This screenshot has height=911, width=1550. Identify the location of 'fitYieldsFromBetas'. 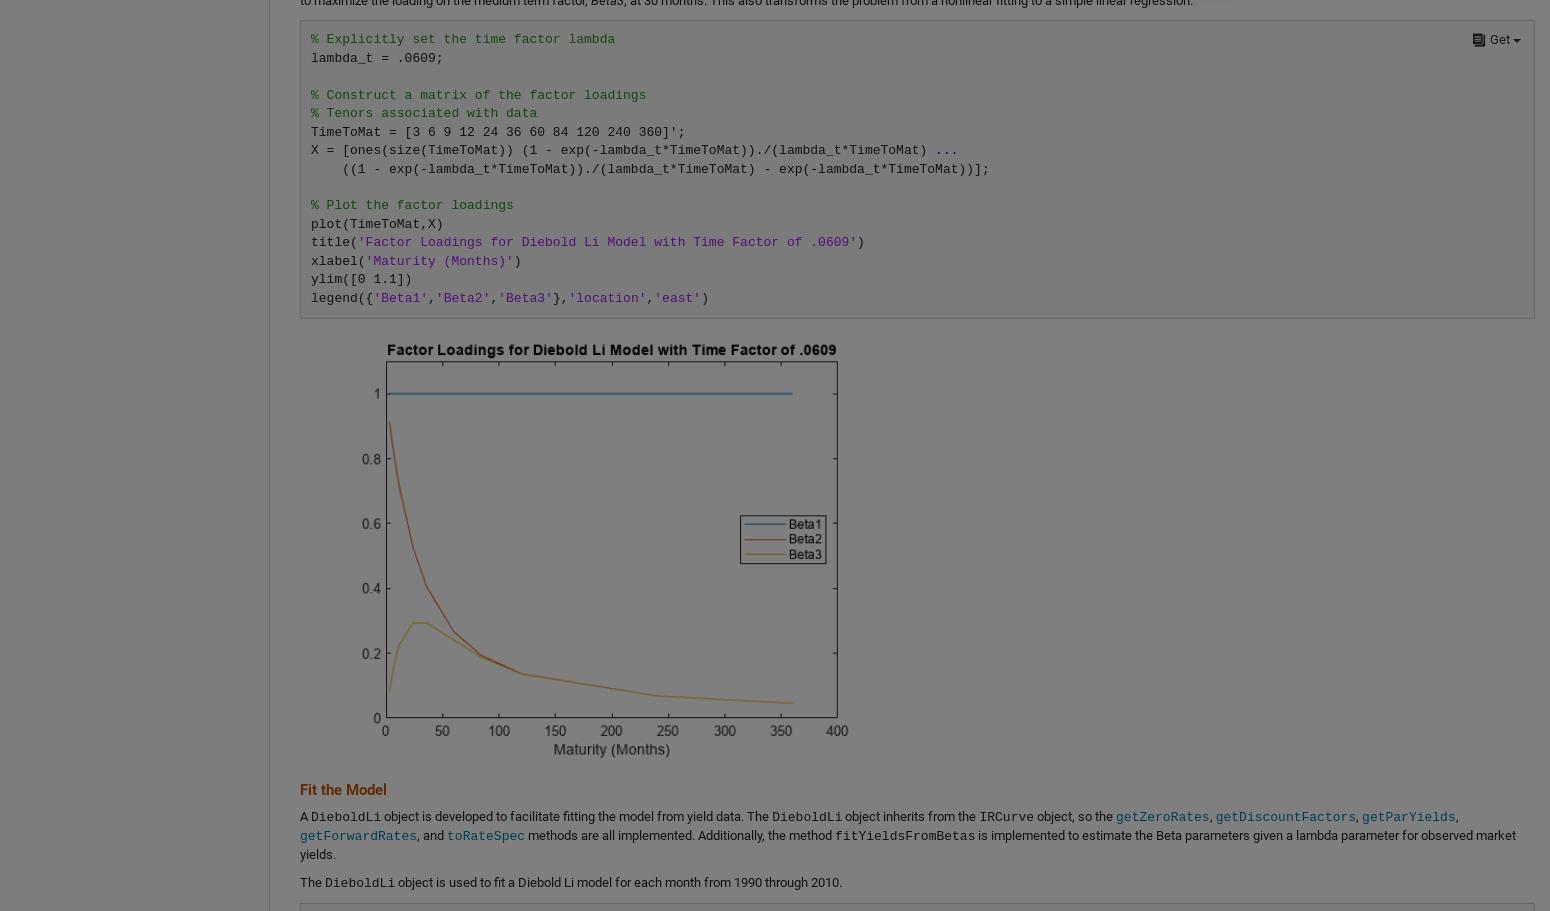
(905, 835).